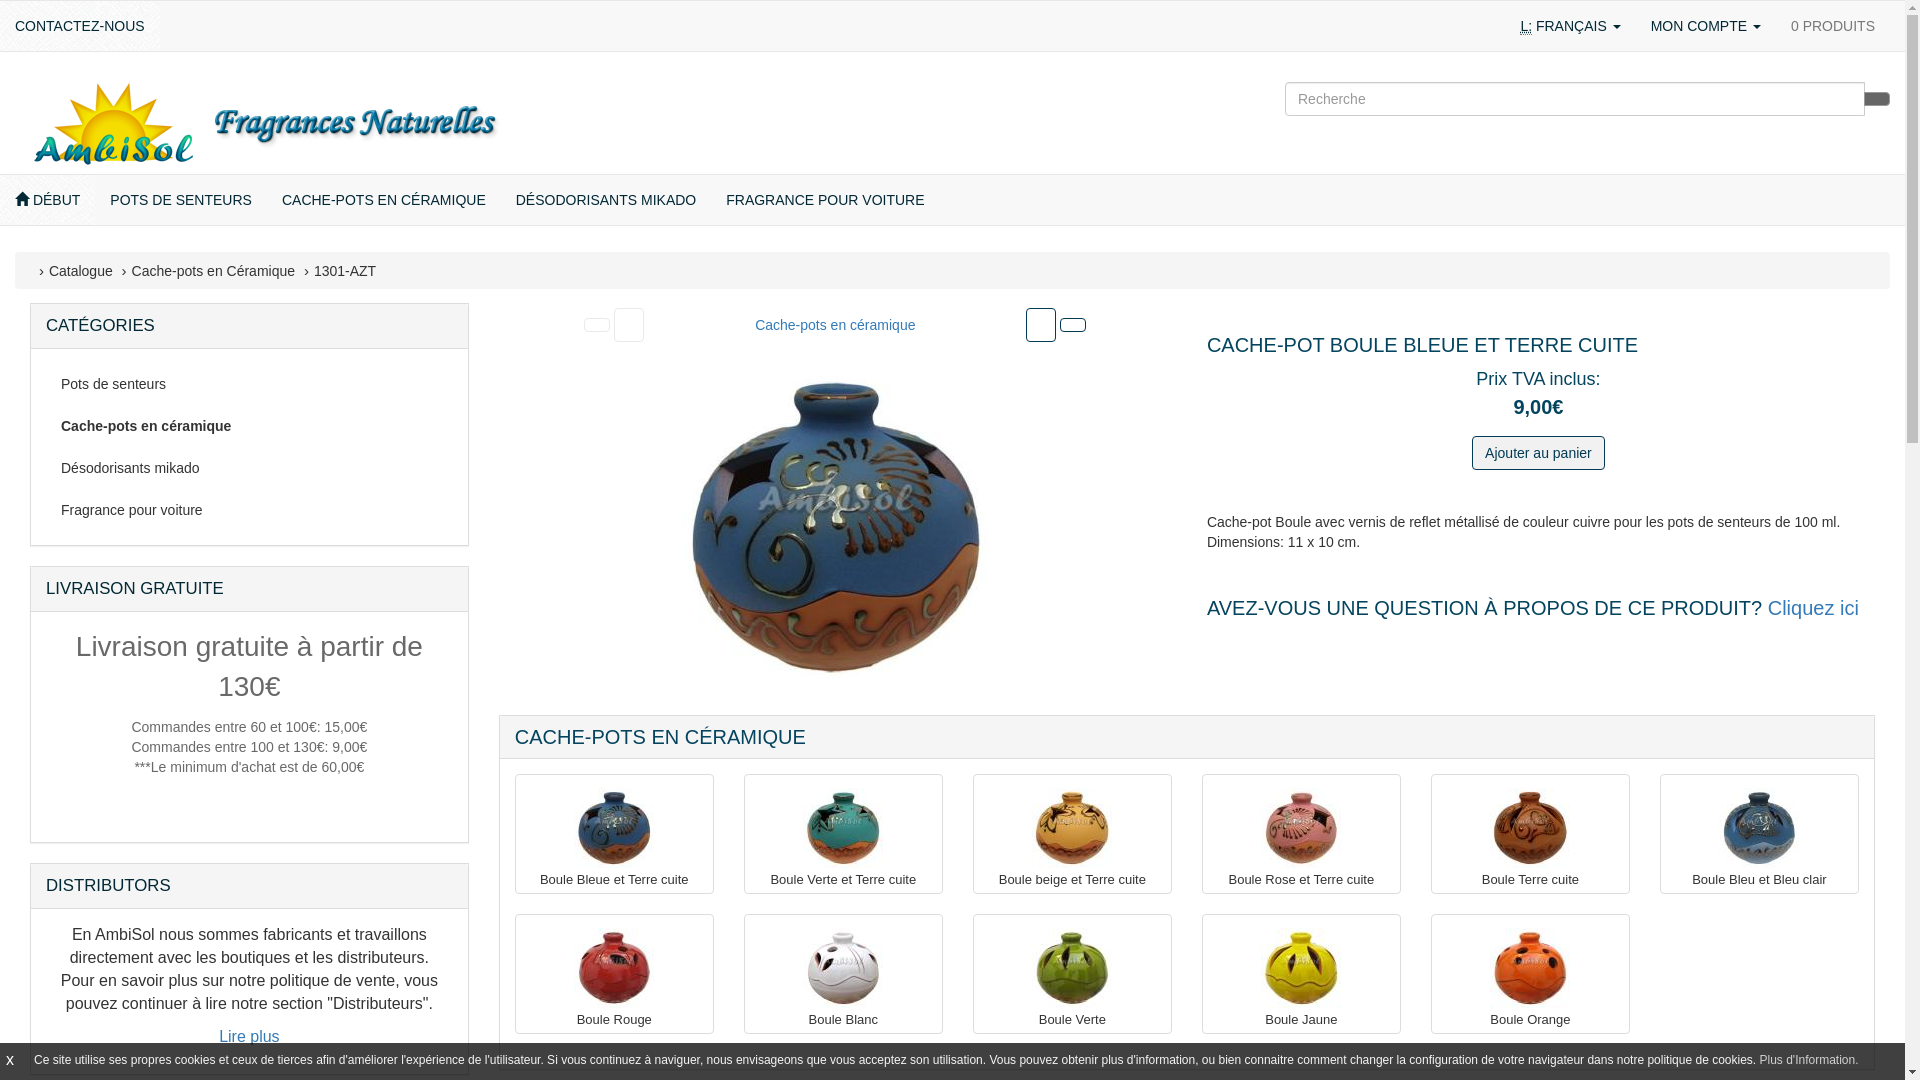 The image size is (1920, 1080). Describe the element at coordinates (1059, 323) in the screenshot. I see `'Dernier'` at that location.